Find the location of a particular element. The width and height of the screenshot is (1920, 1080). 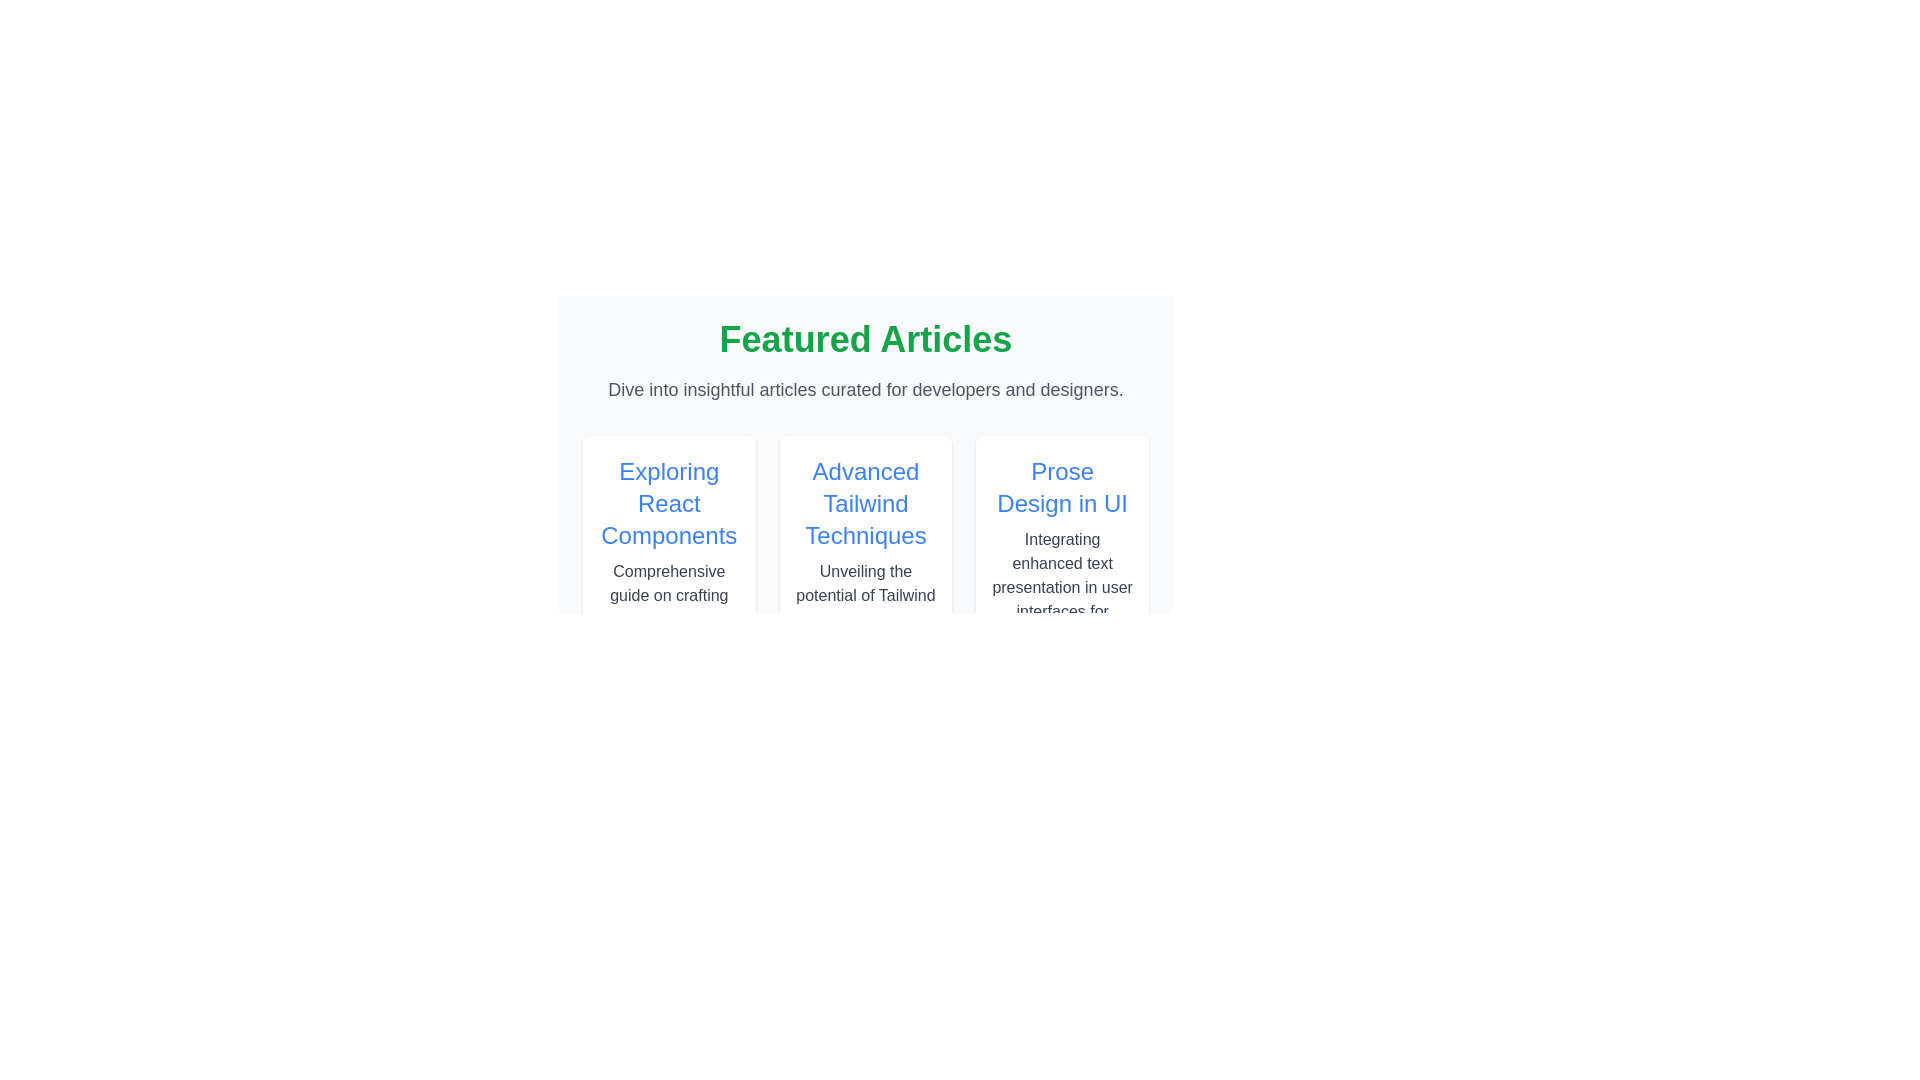

the card highlighting the article titled 'Advanced Tailwind Techniques' located in the 'Featured Articles' section is located at coordinates (865, 441).